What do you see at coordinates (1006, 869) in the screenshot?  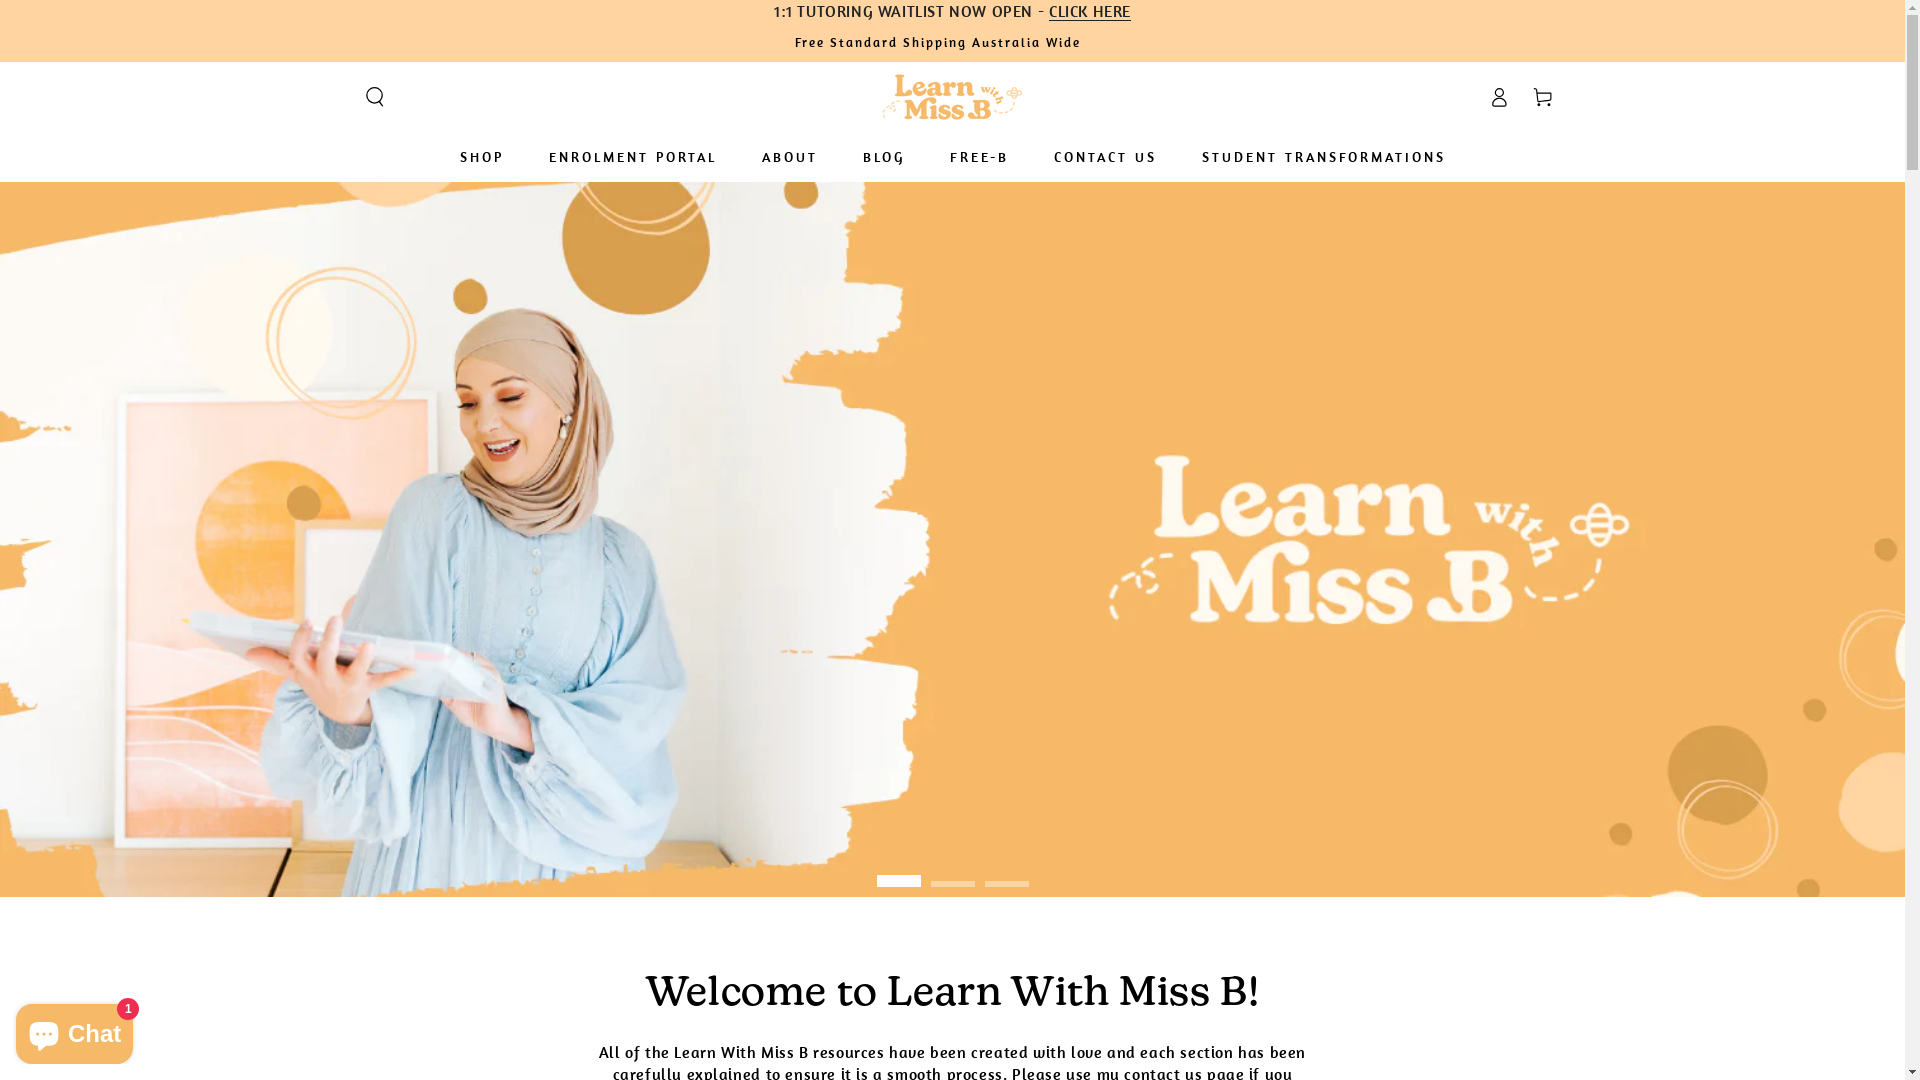 I see `'View slide 3'` at bounding box center [1006, 869].